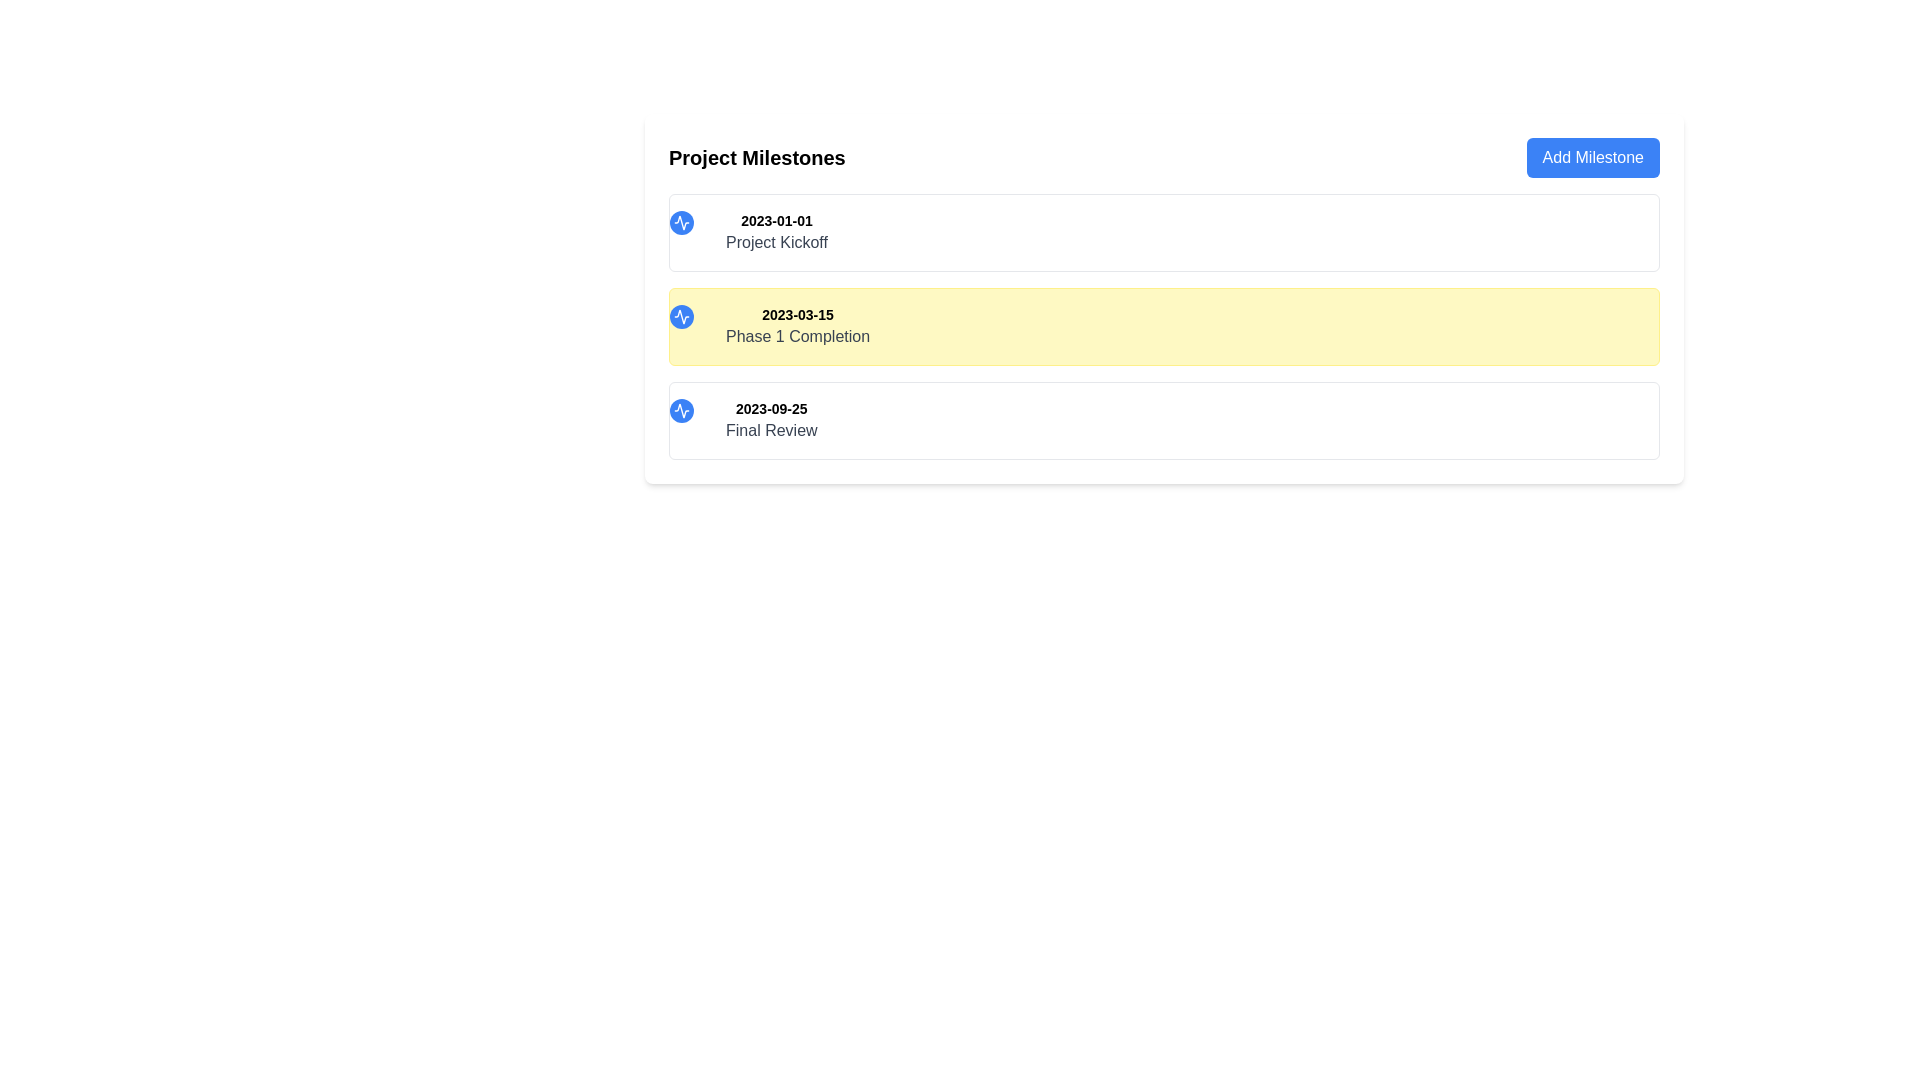  I want to click on the text label that describes a project milestone, positioned below the date label '2023-03-15' and under the header 'Project Milestones', so click(797, 335).